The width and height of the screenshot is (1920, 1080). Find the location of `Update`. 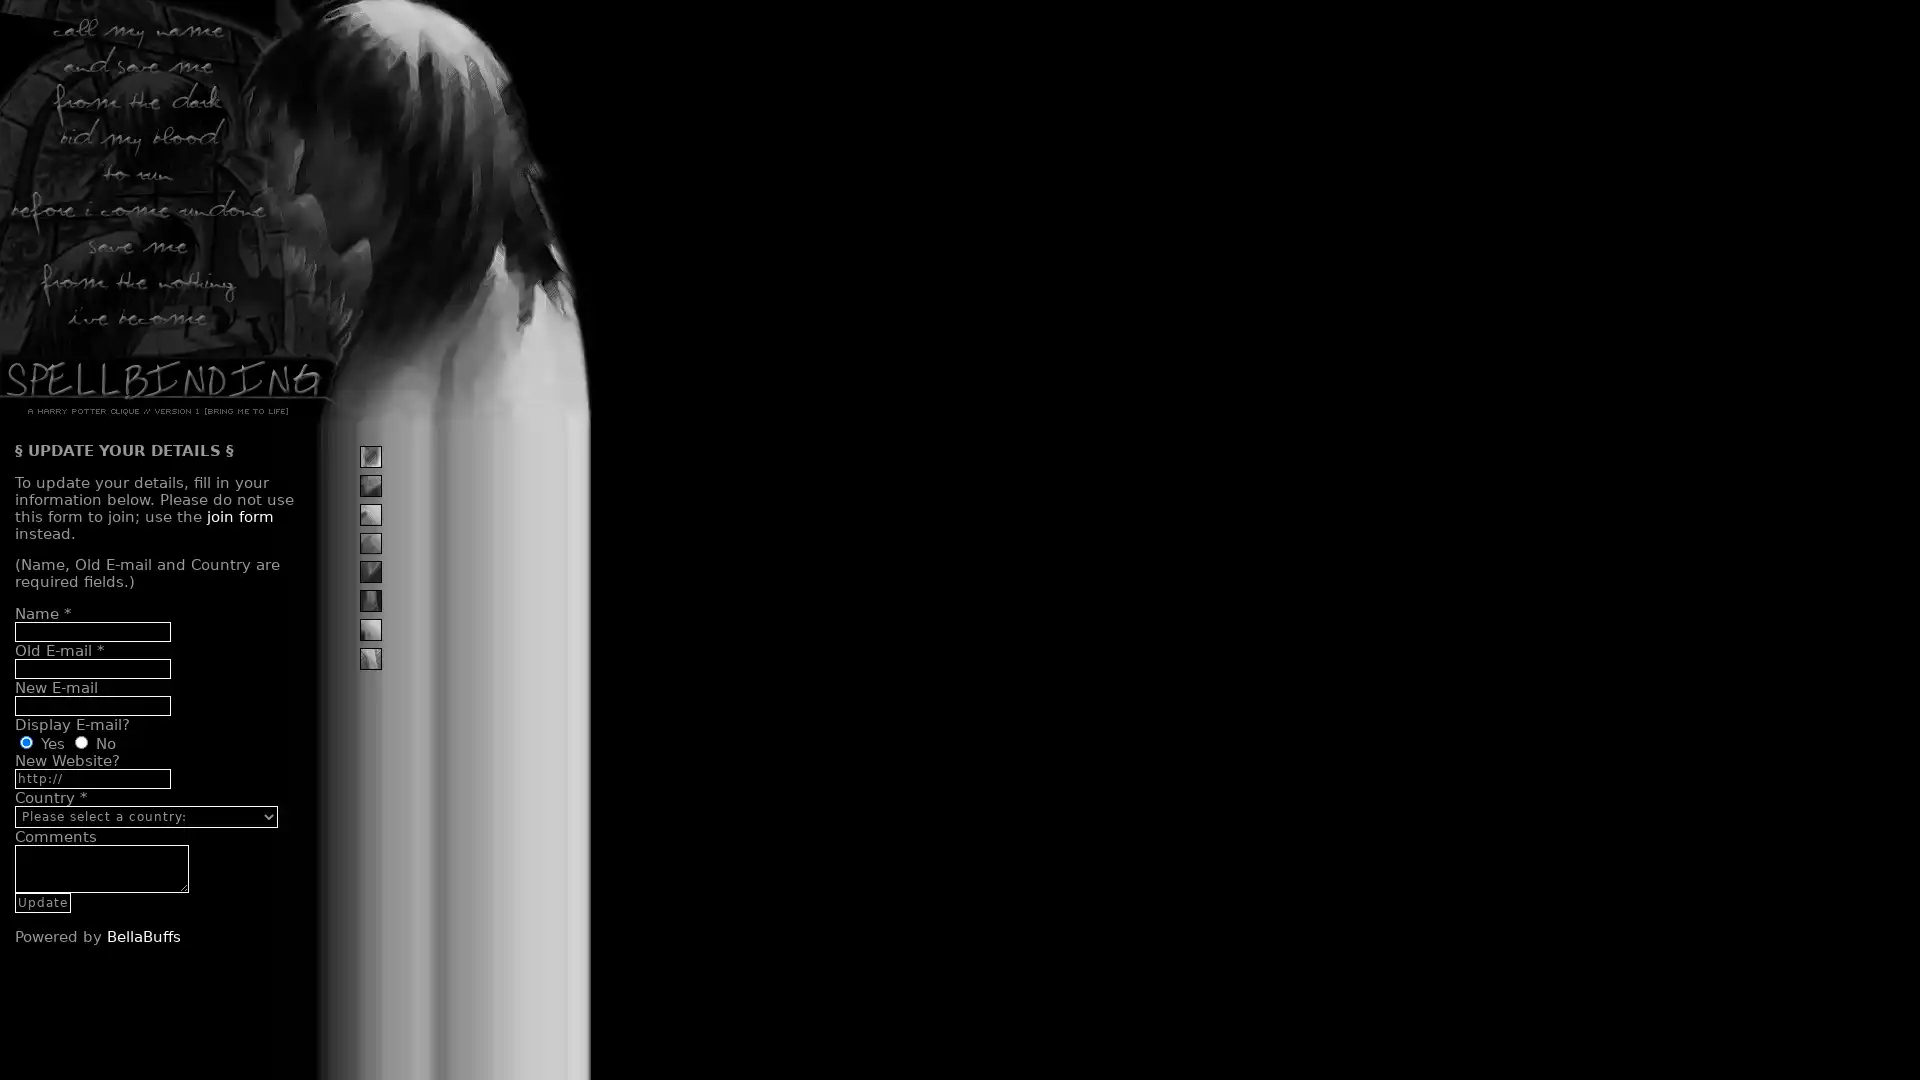

Update is located at coordinates (43, 902).